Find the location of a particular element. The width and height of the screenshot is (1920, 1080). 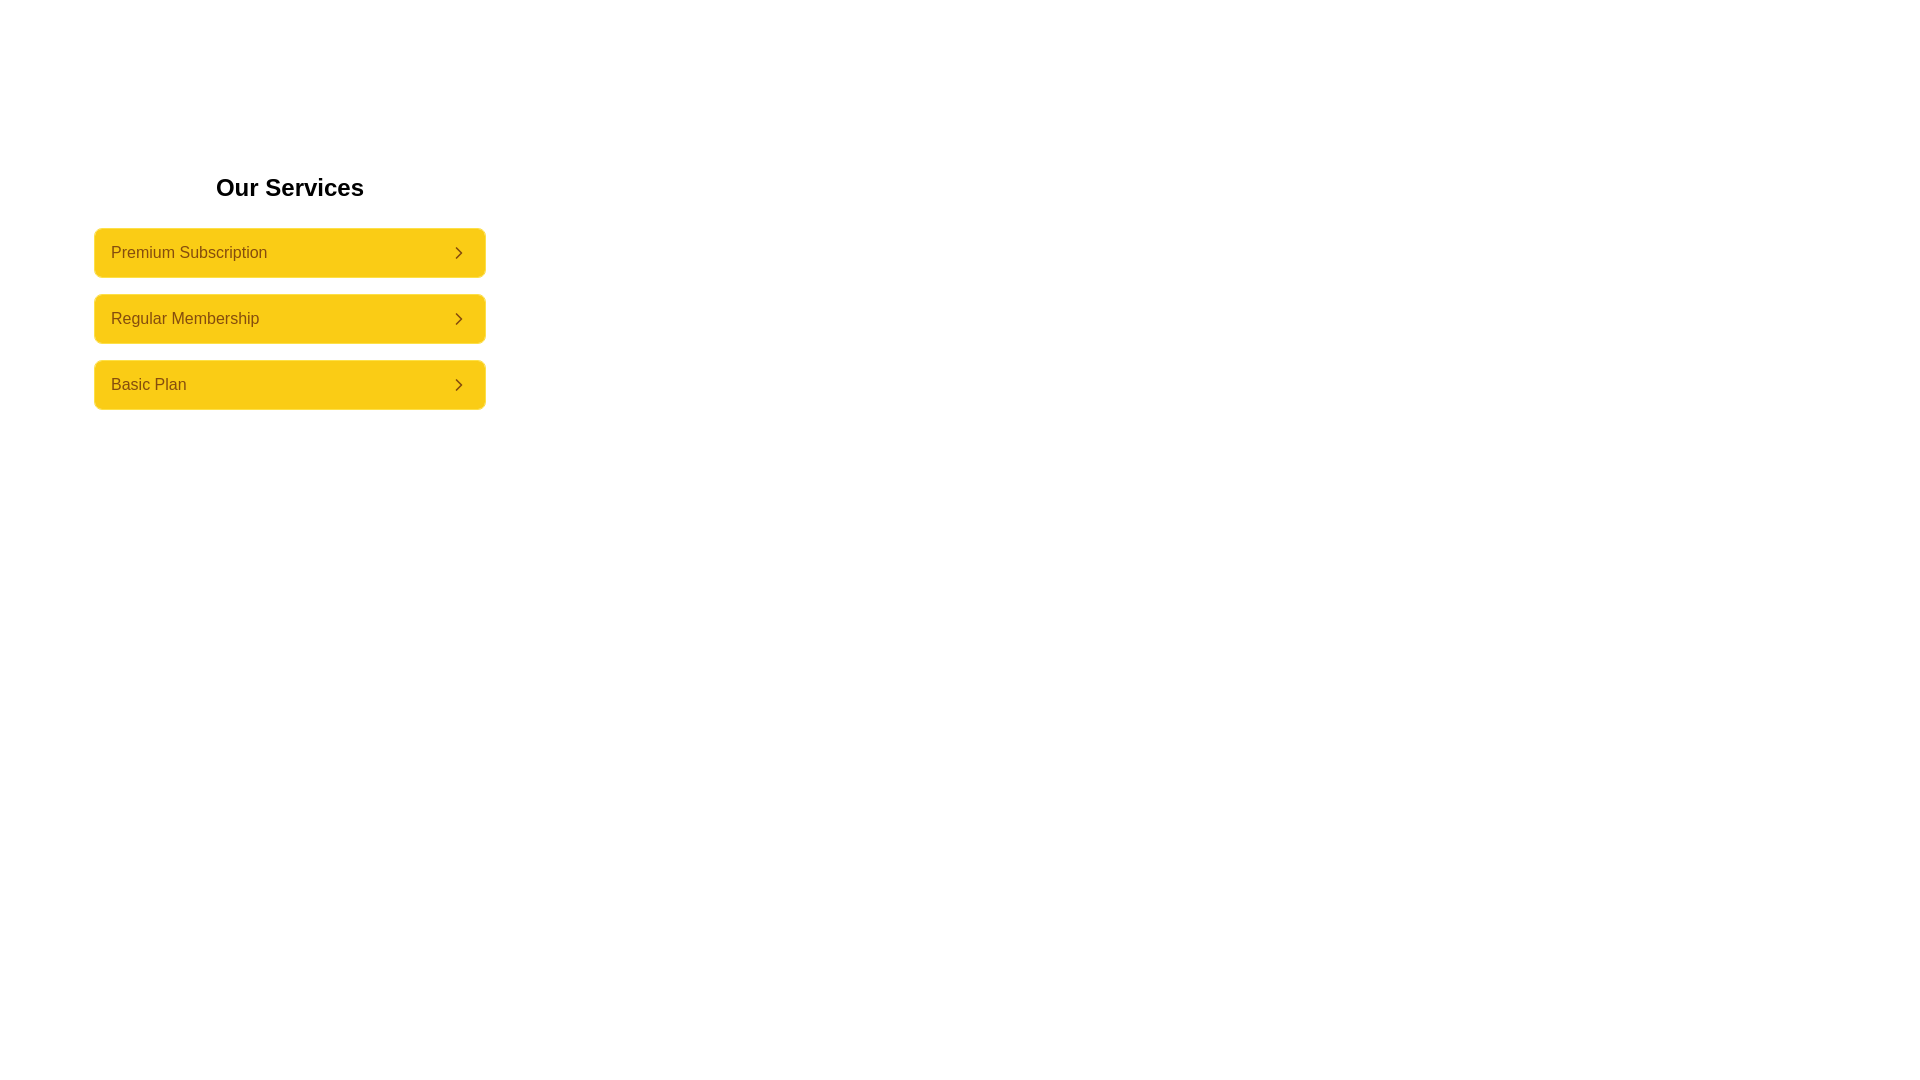

the 'Regular Membership' button, which is the second button in a vertical stack of three buttons is located at coordinates (288, 318).